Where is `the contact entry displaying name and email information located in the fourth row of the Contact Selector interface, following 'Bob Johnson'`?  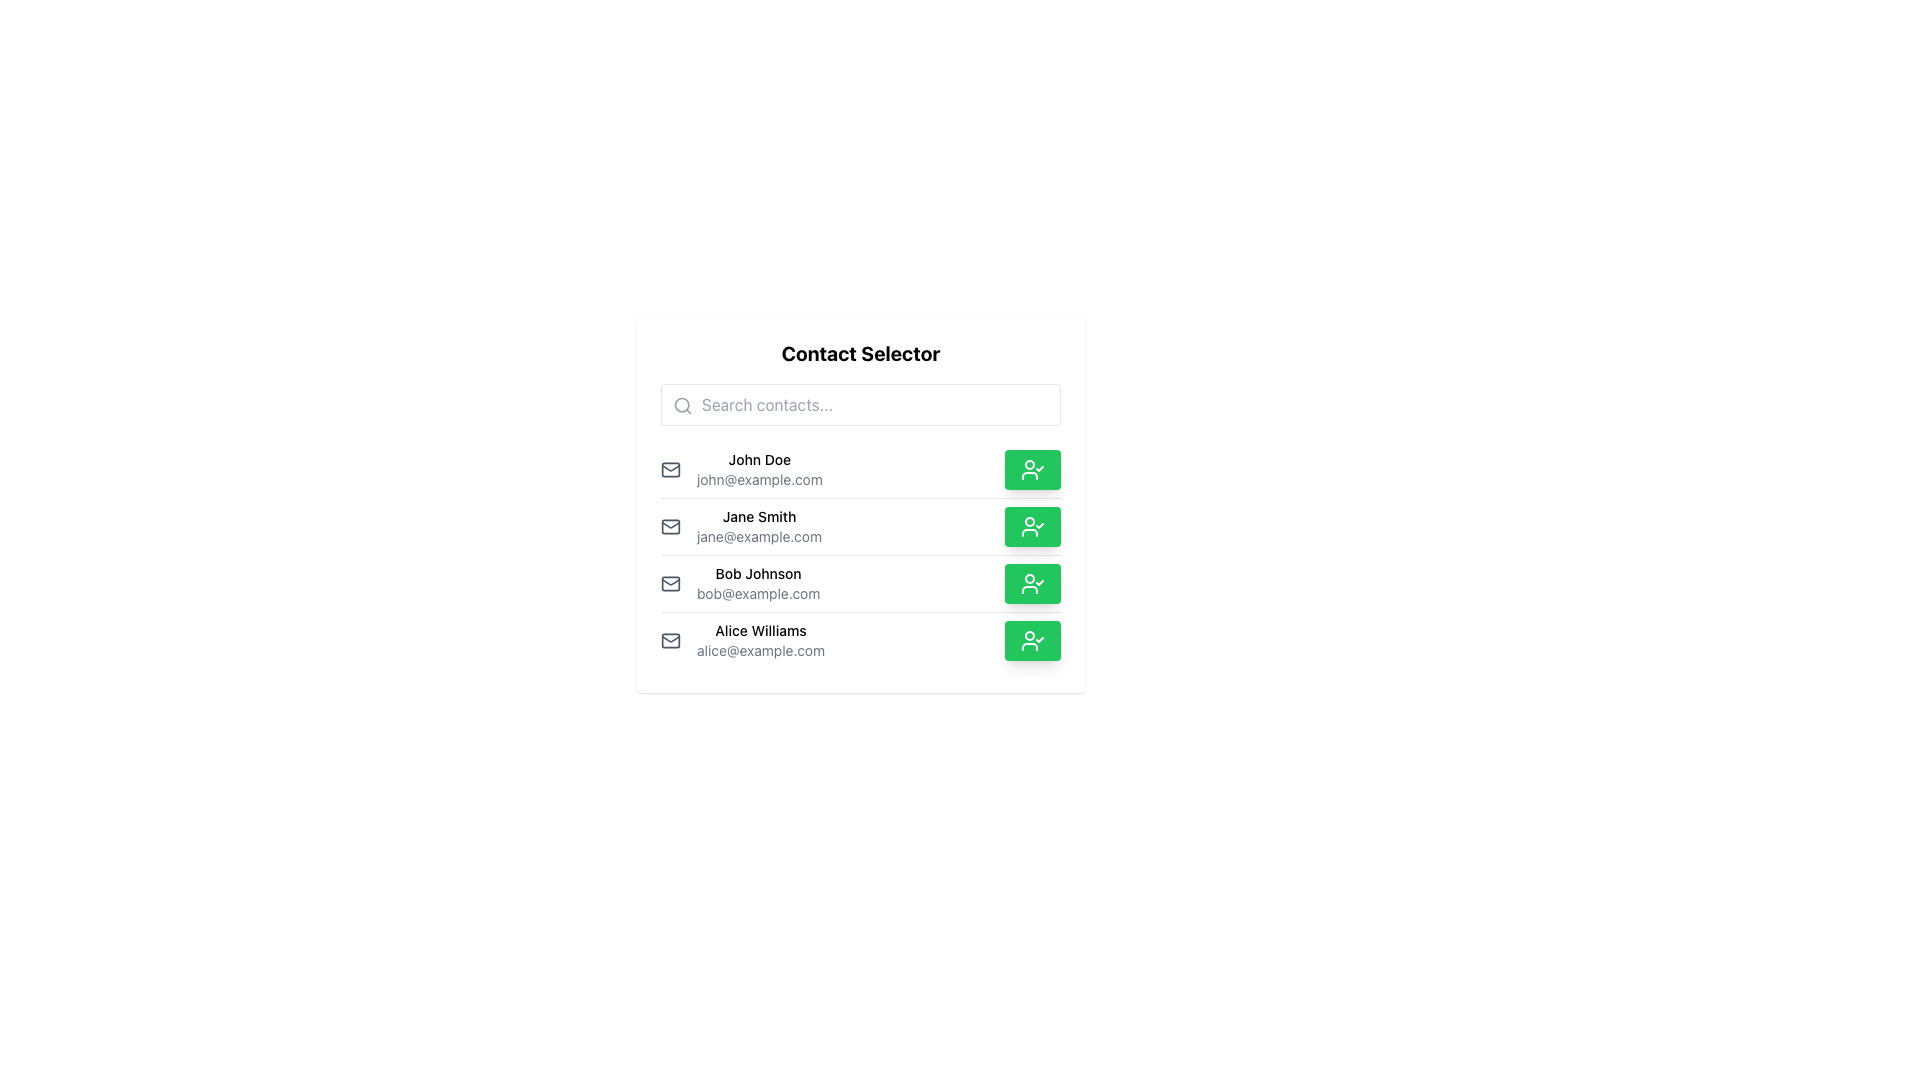 the contact entry displaying name and email information located in the fourth row of the Contact Selector interface, following 'Bob Johnson' is located at coordinates (760, 640).